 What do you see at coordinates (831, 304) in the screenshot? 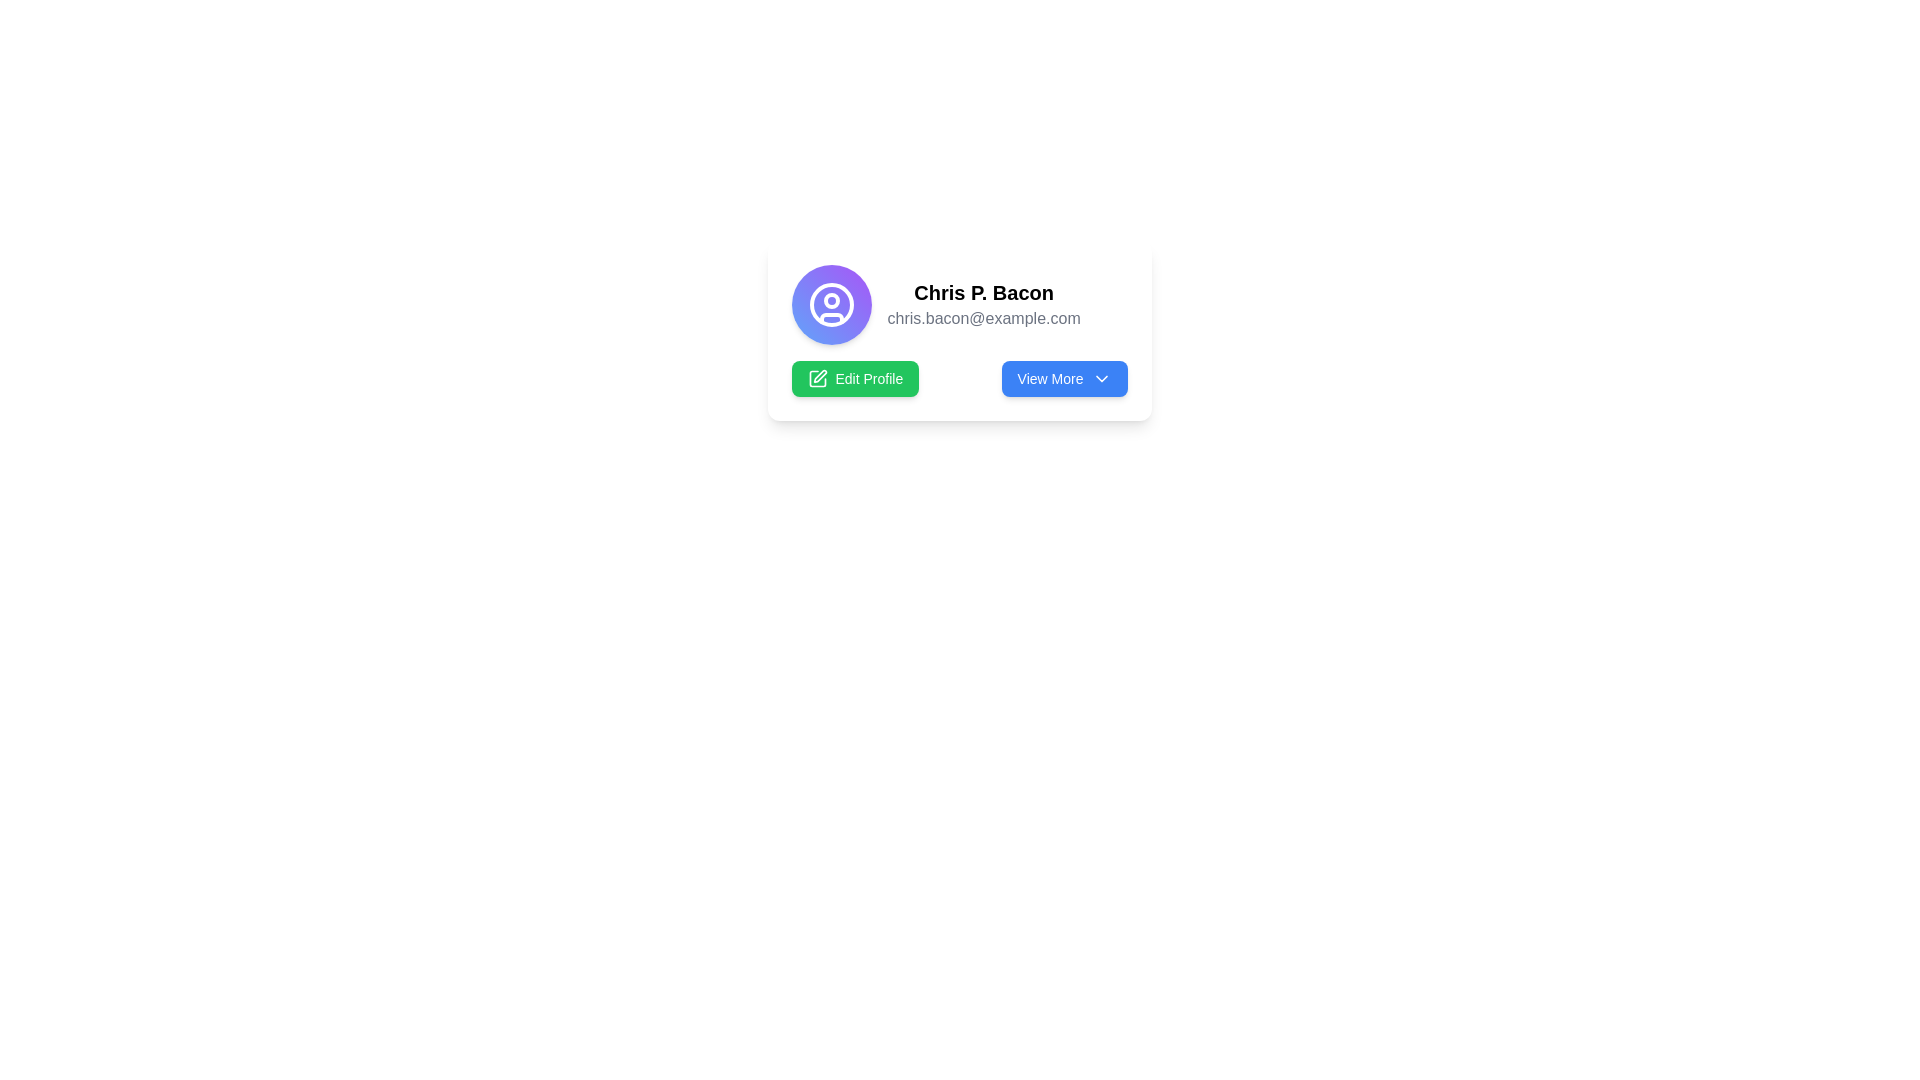
I see `the circular user profile icon with a gradient background located to the left of the text 'Chris P. Bacon' and 'chris.bacon@example.com'` at bounding box center [831, 304].